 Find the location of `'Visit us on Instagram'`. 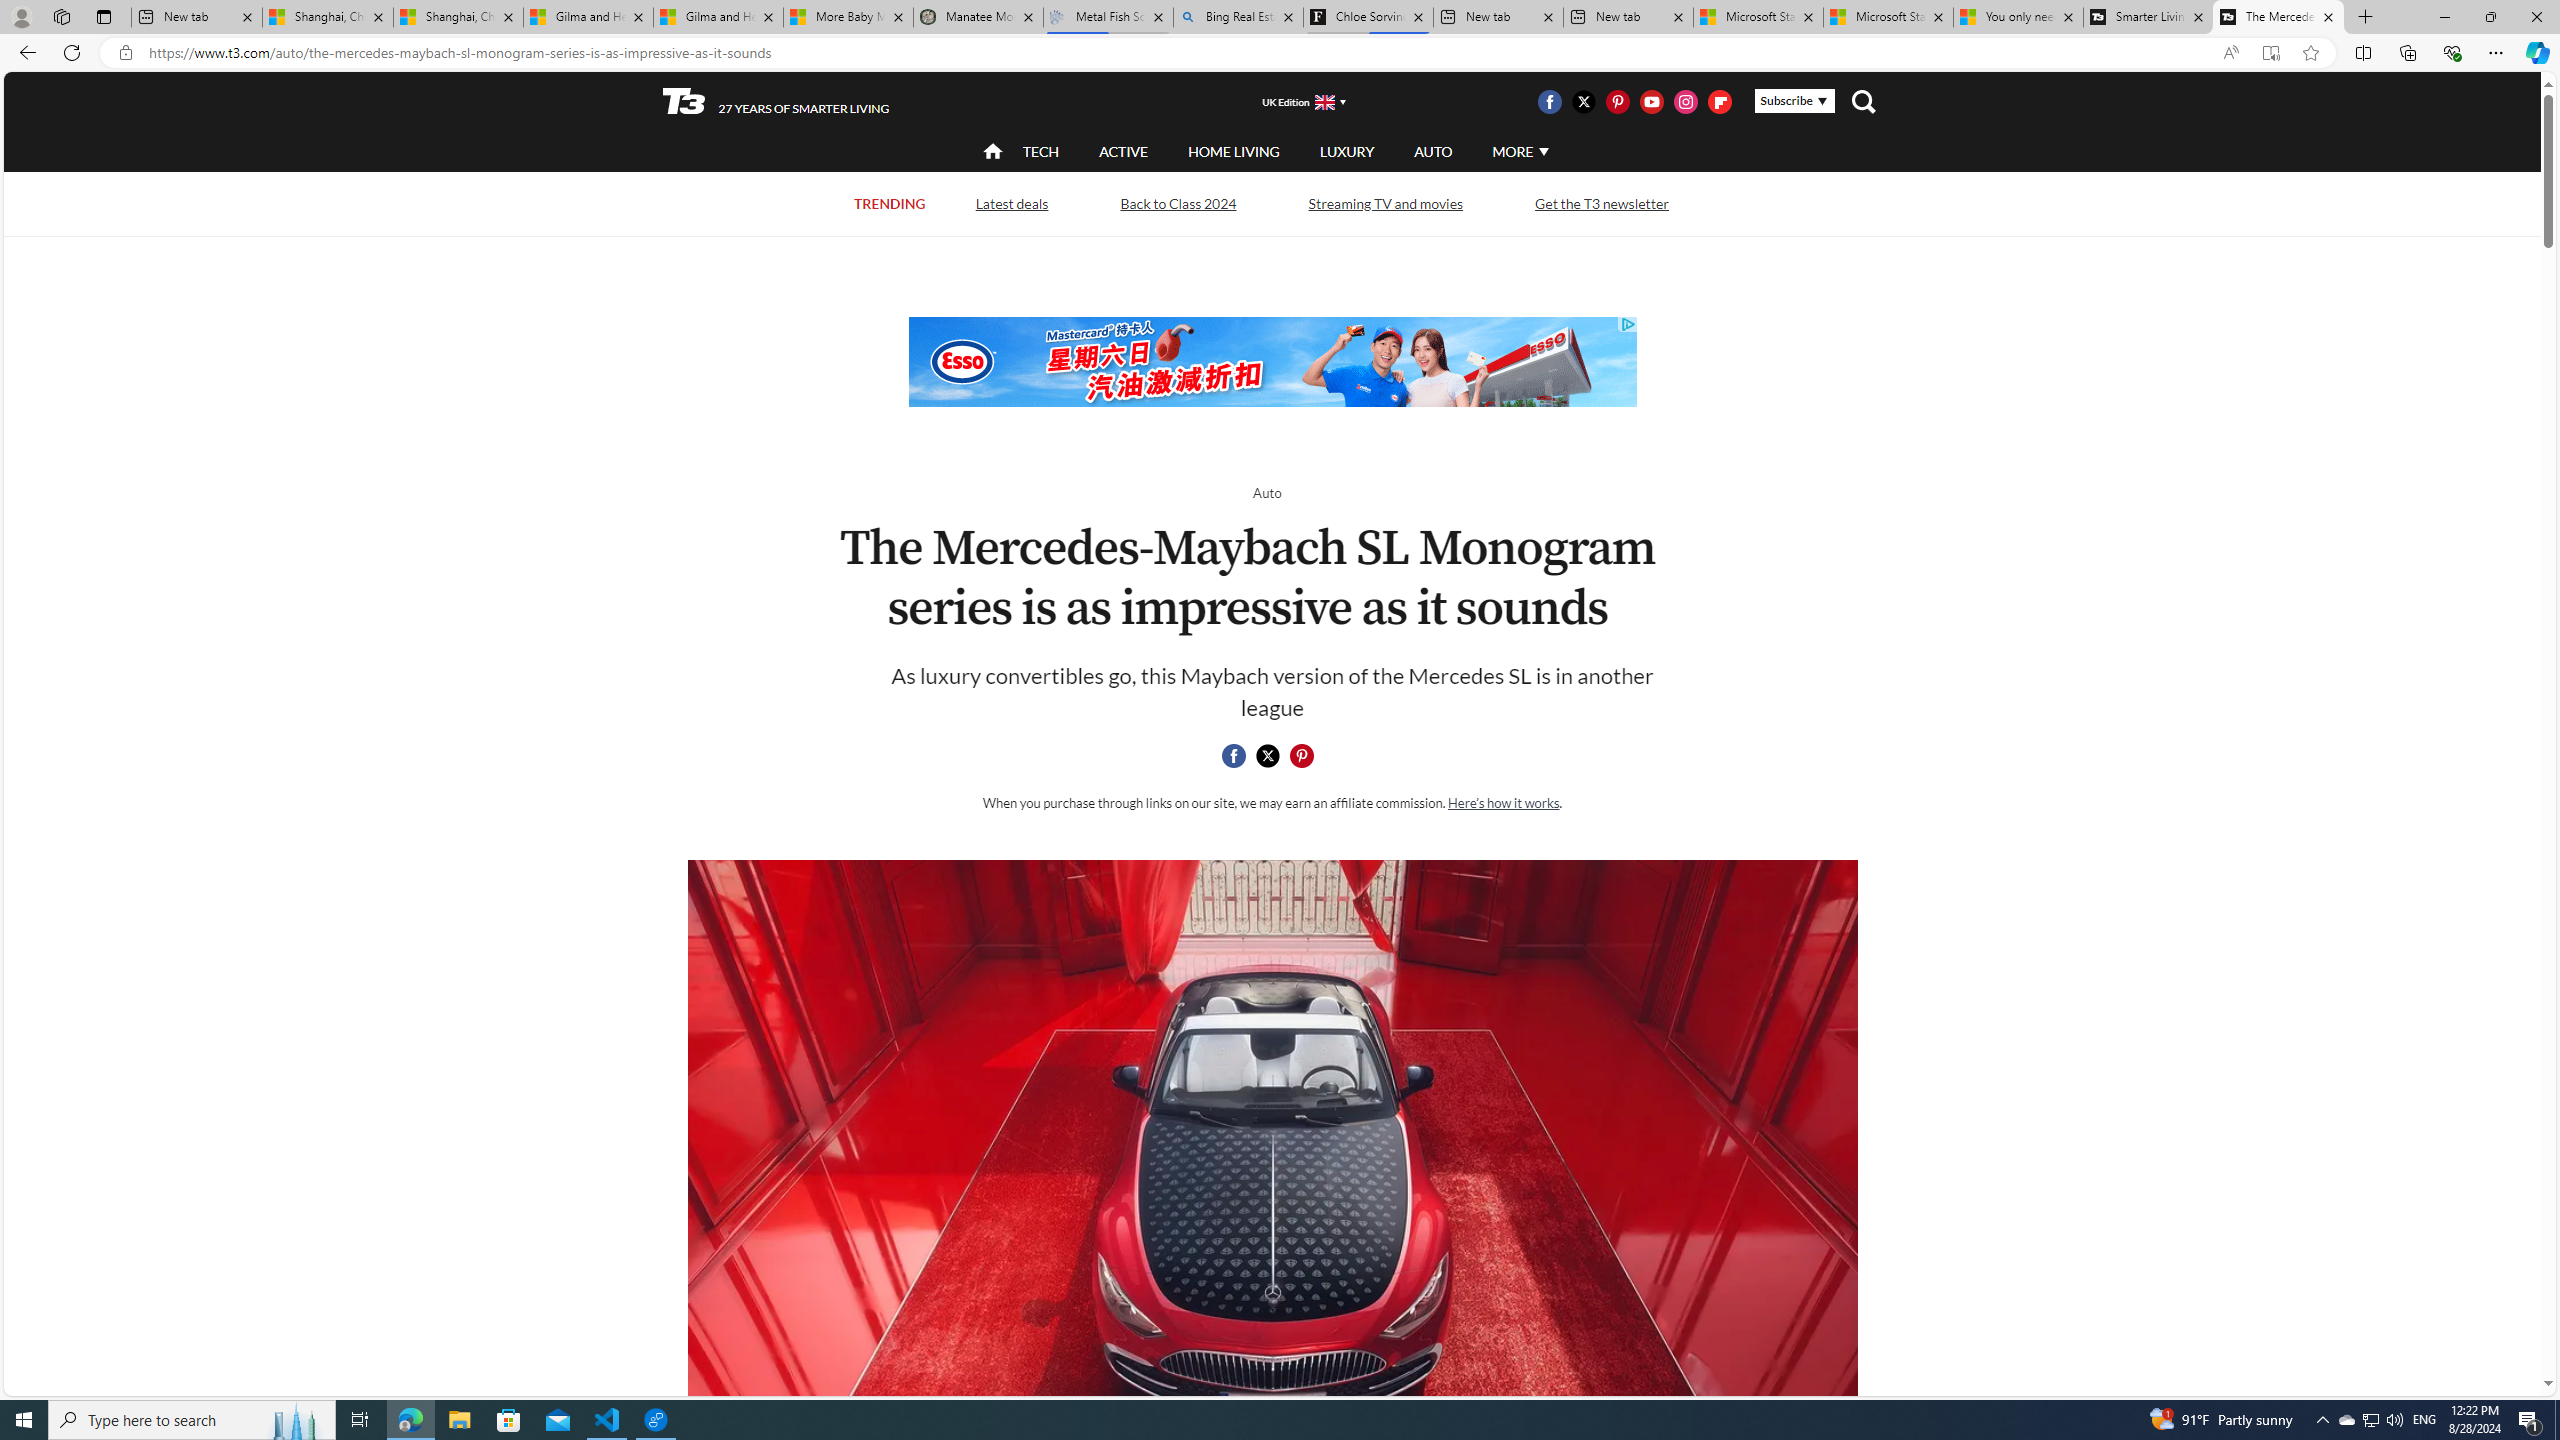

'Visit us on Instagram' is located at coordinates (1684, 100).